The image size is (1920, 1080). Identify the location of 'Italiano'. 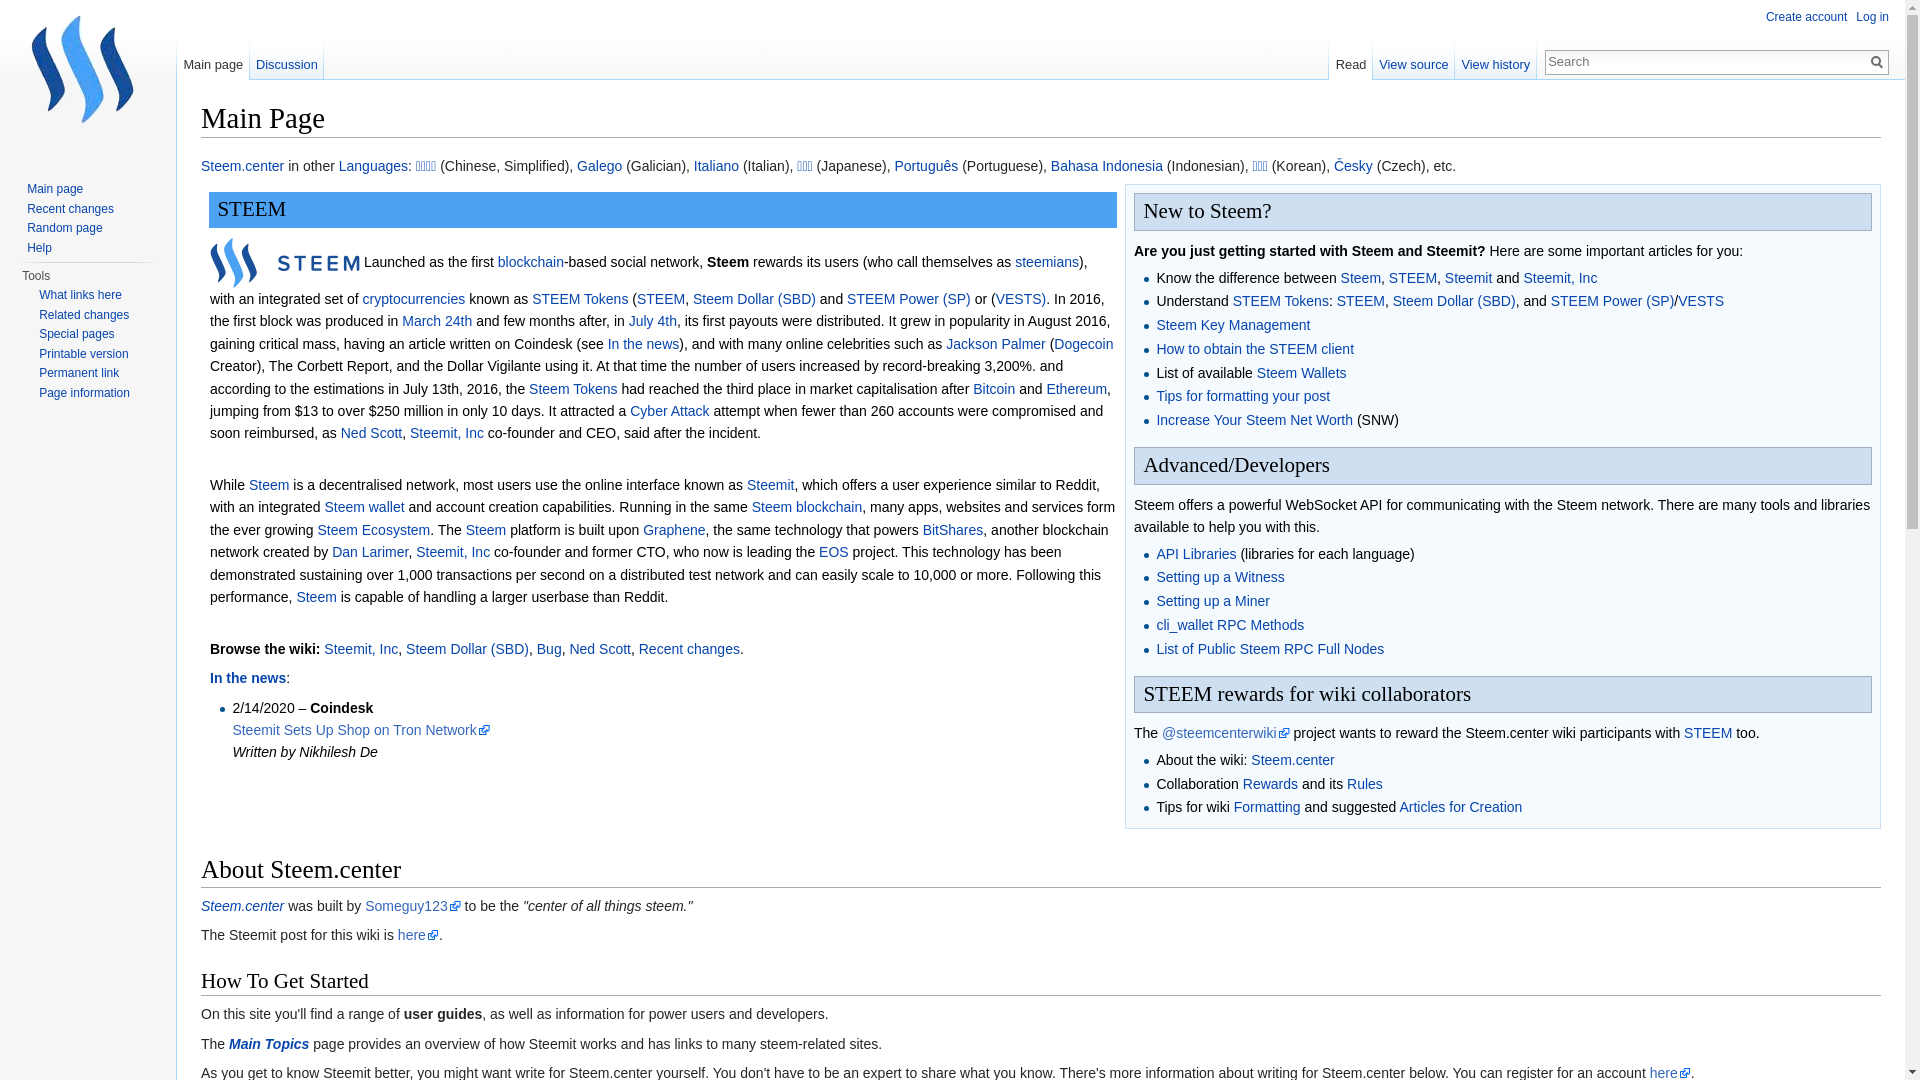
(716, 164).